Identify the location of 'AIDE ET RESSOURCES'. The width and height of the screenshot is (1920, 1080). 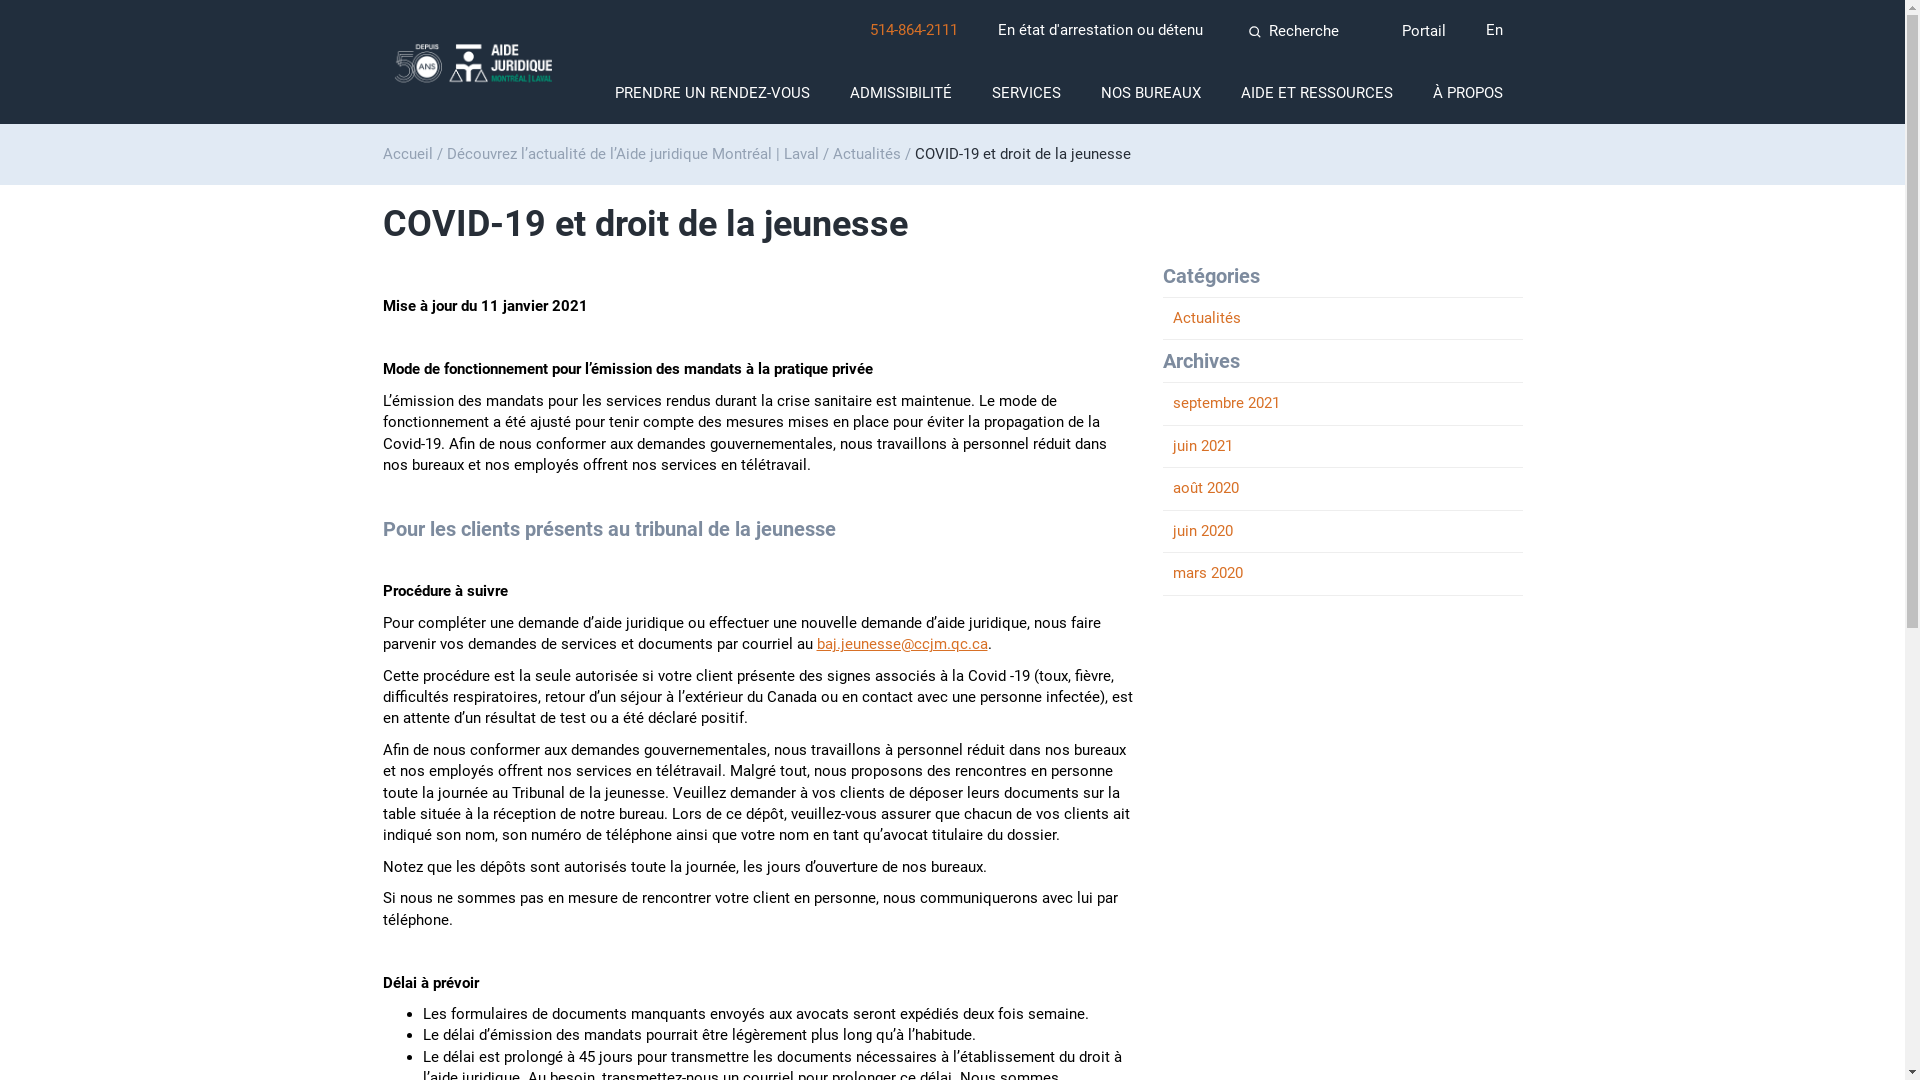
(1315, 93).